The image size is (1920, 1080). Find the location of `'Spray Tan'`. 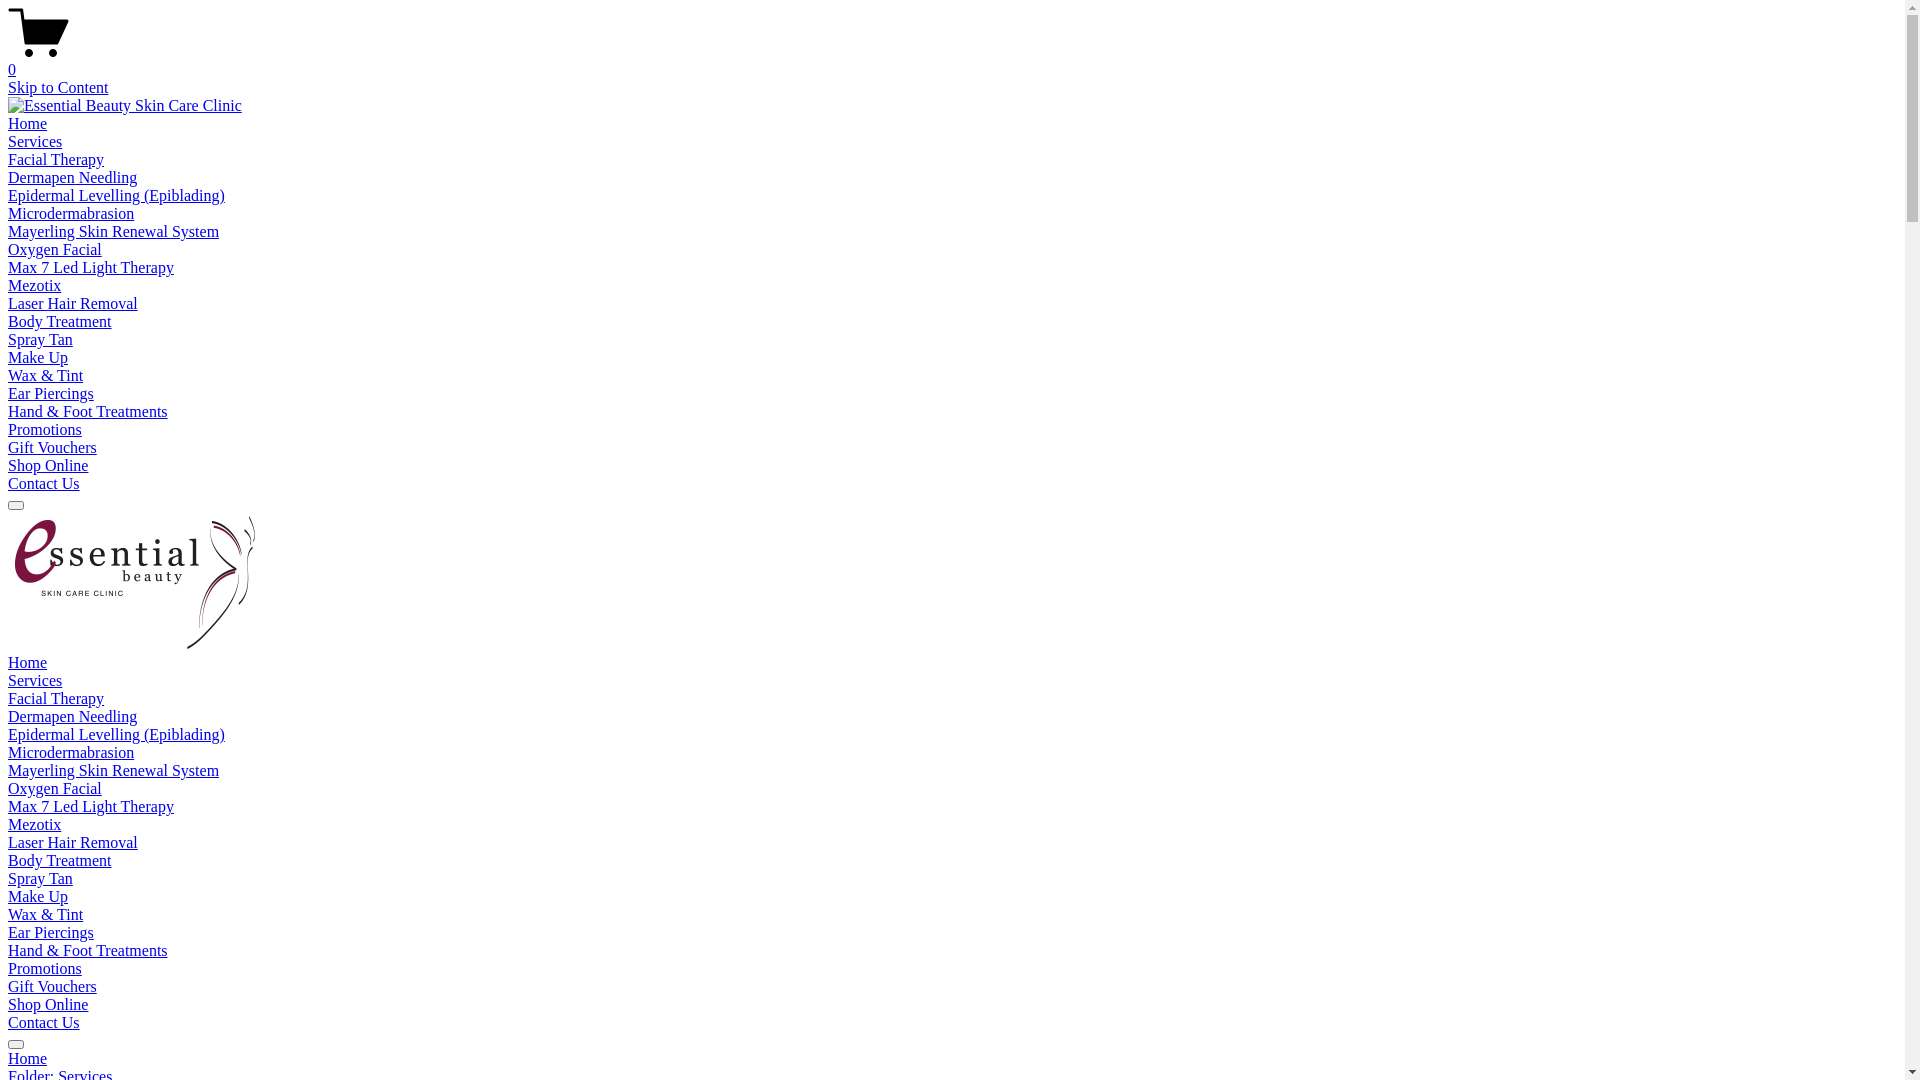

'Spray Tan' is located at coordinates (40, 338).